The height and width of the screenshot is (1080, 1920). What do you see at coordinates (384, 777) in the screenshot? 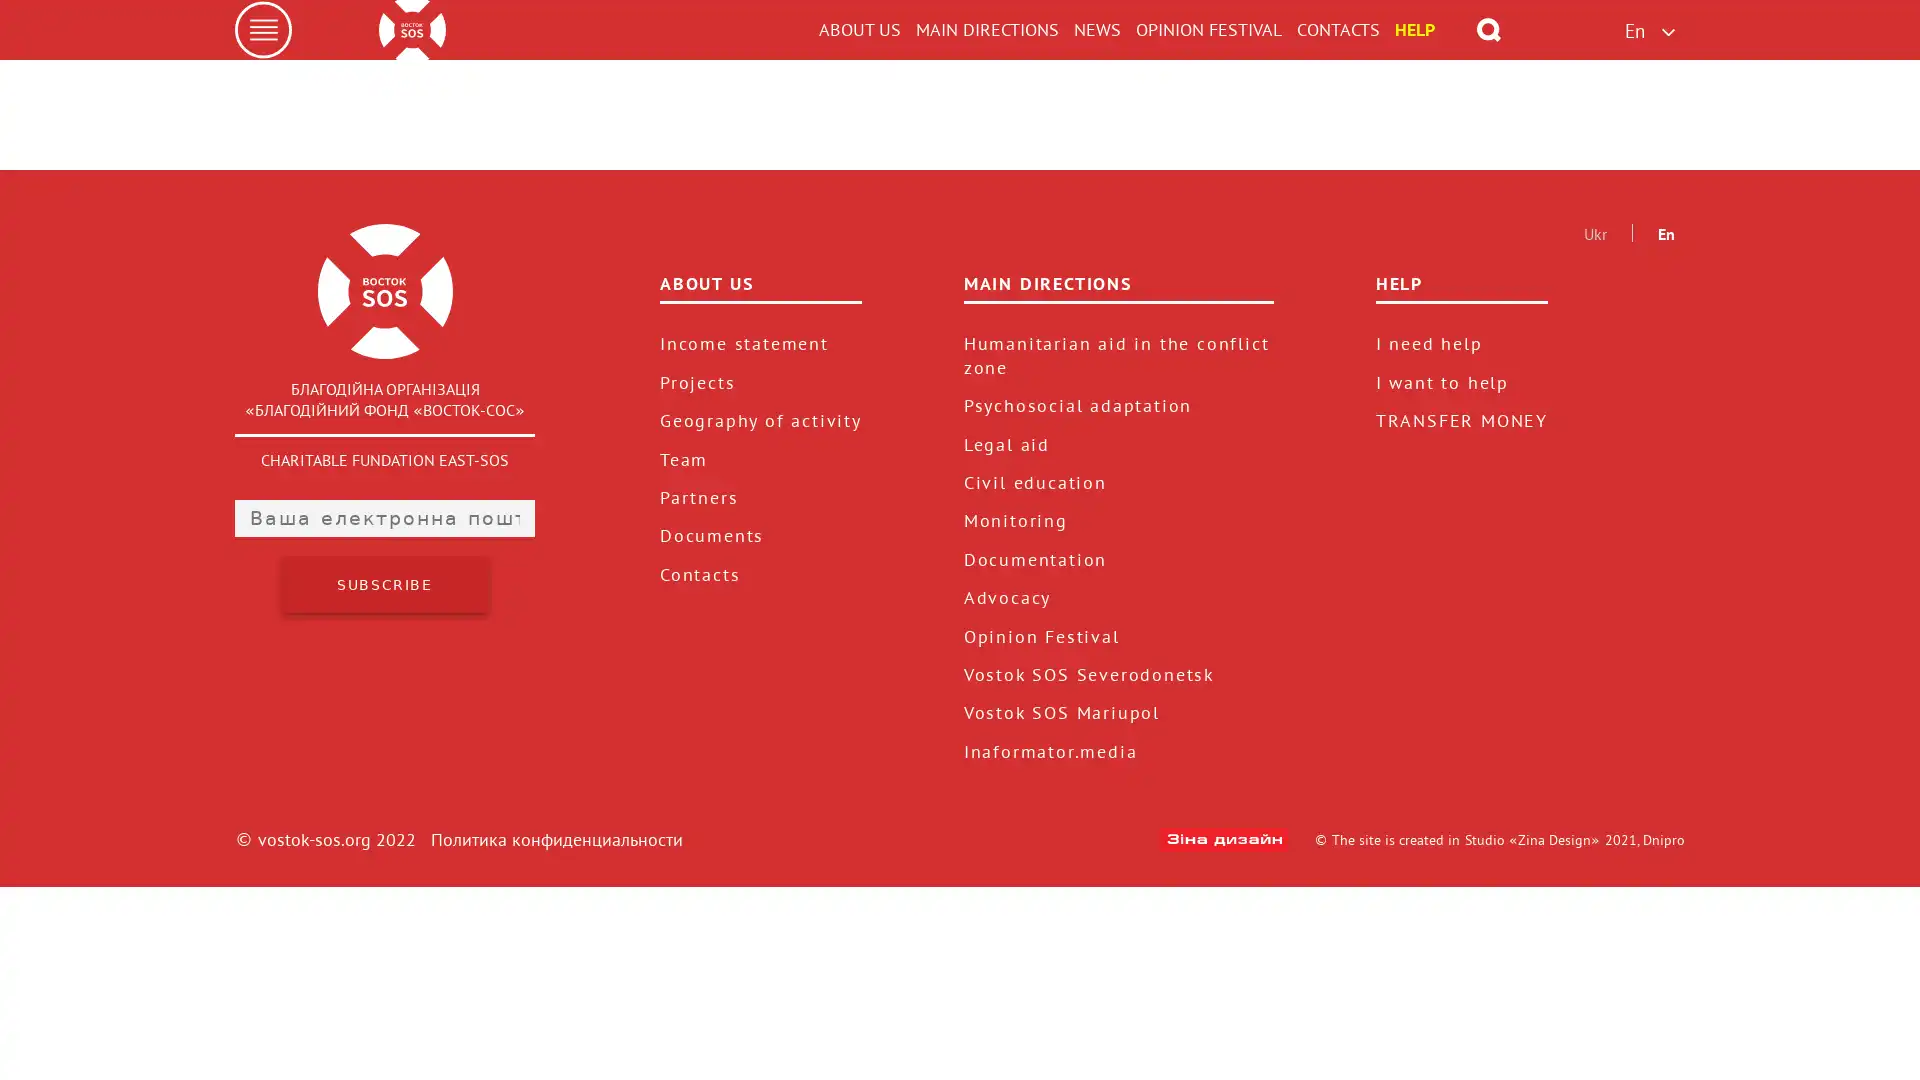
I see `Subscribe` at bounding box center [384, 777].